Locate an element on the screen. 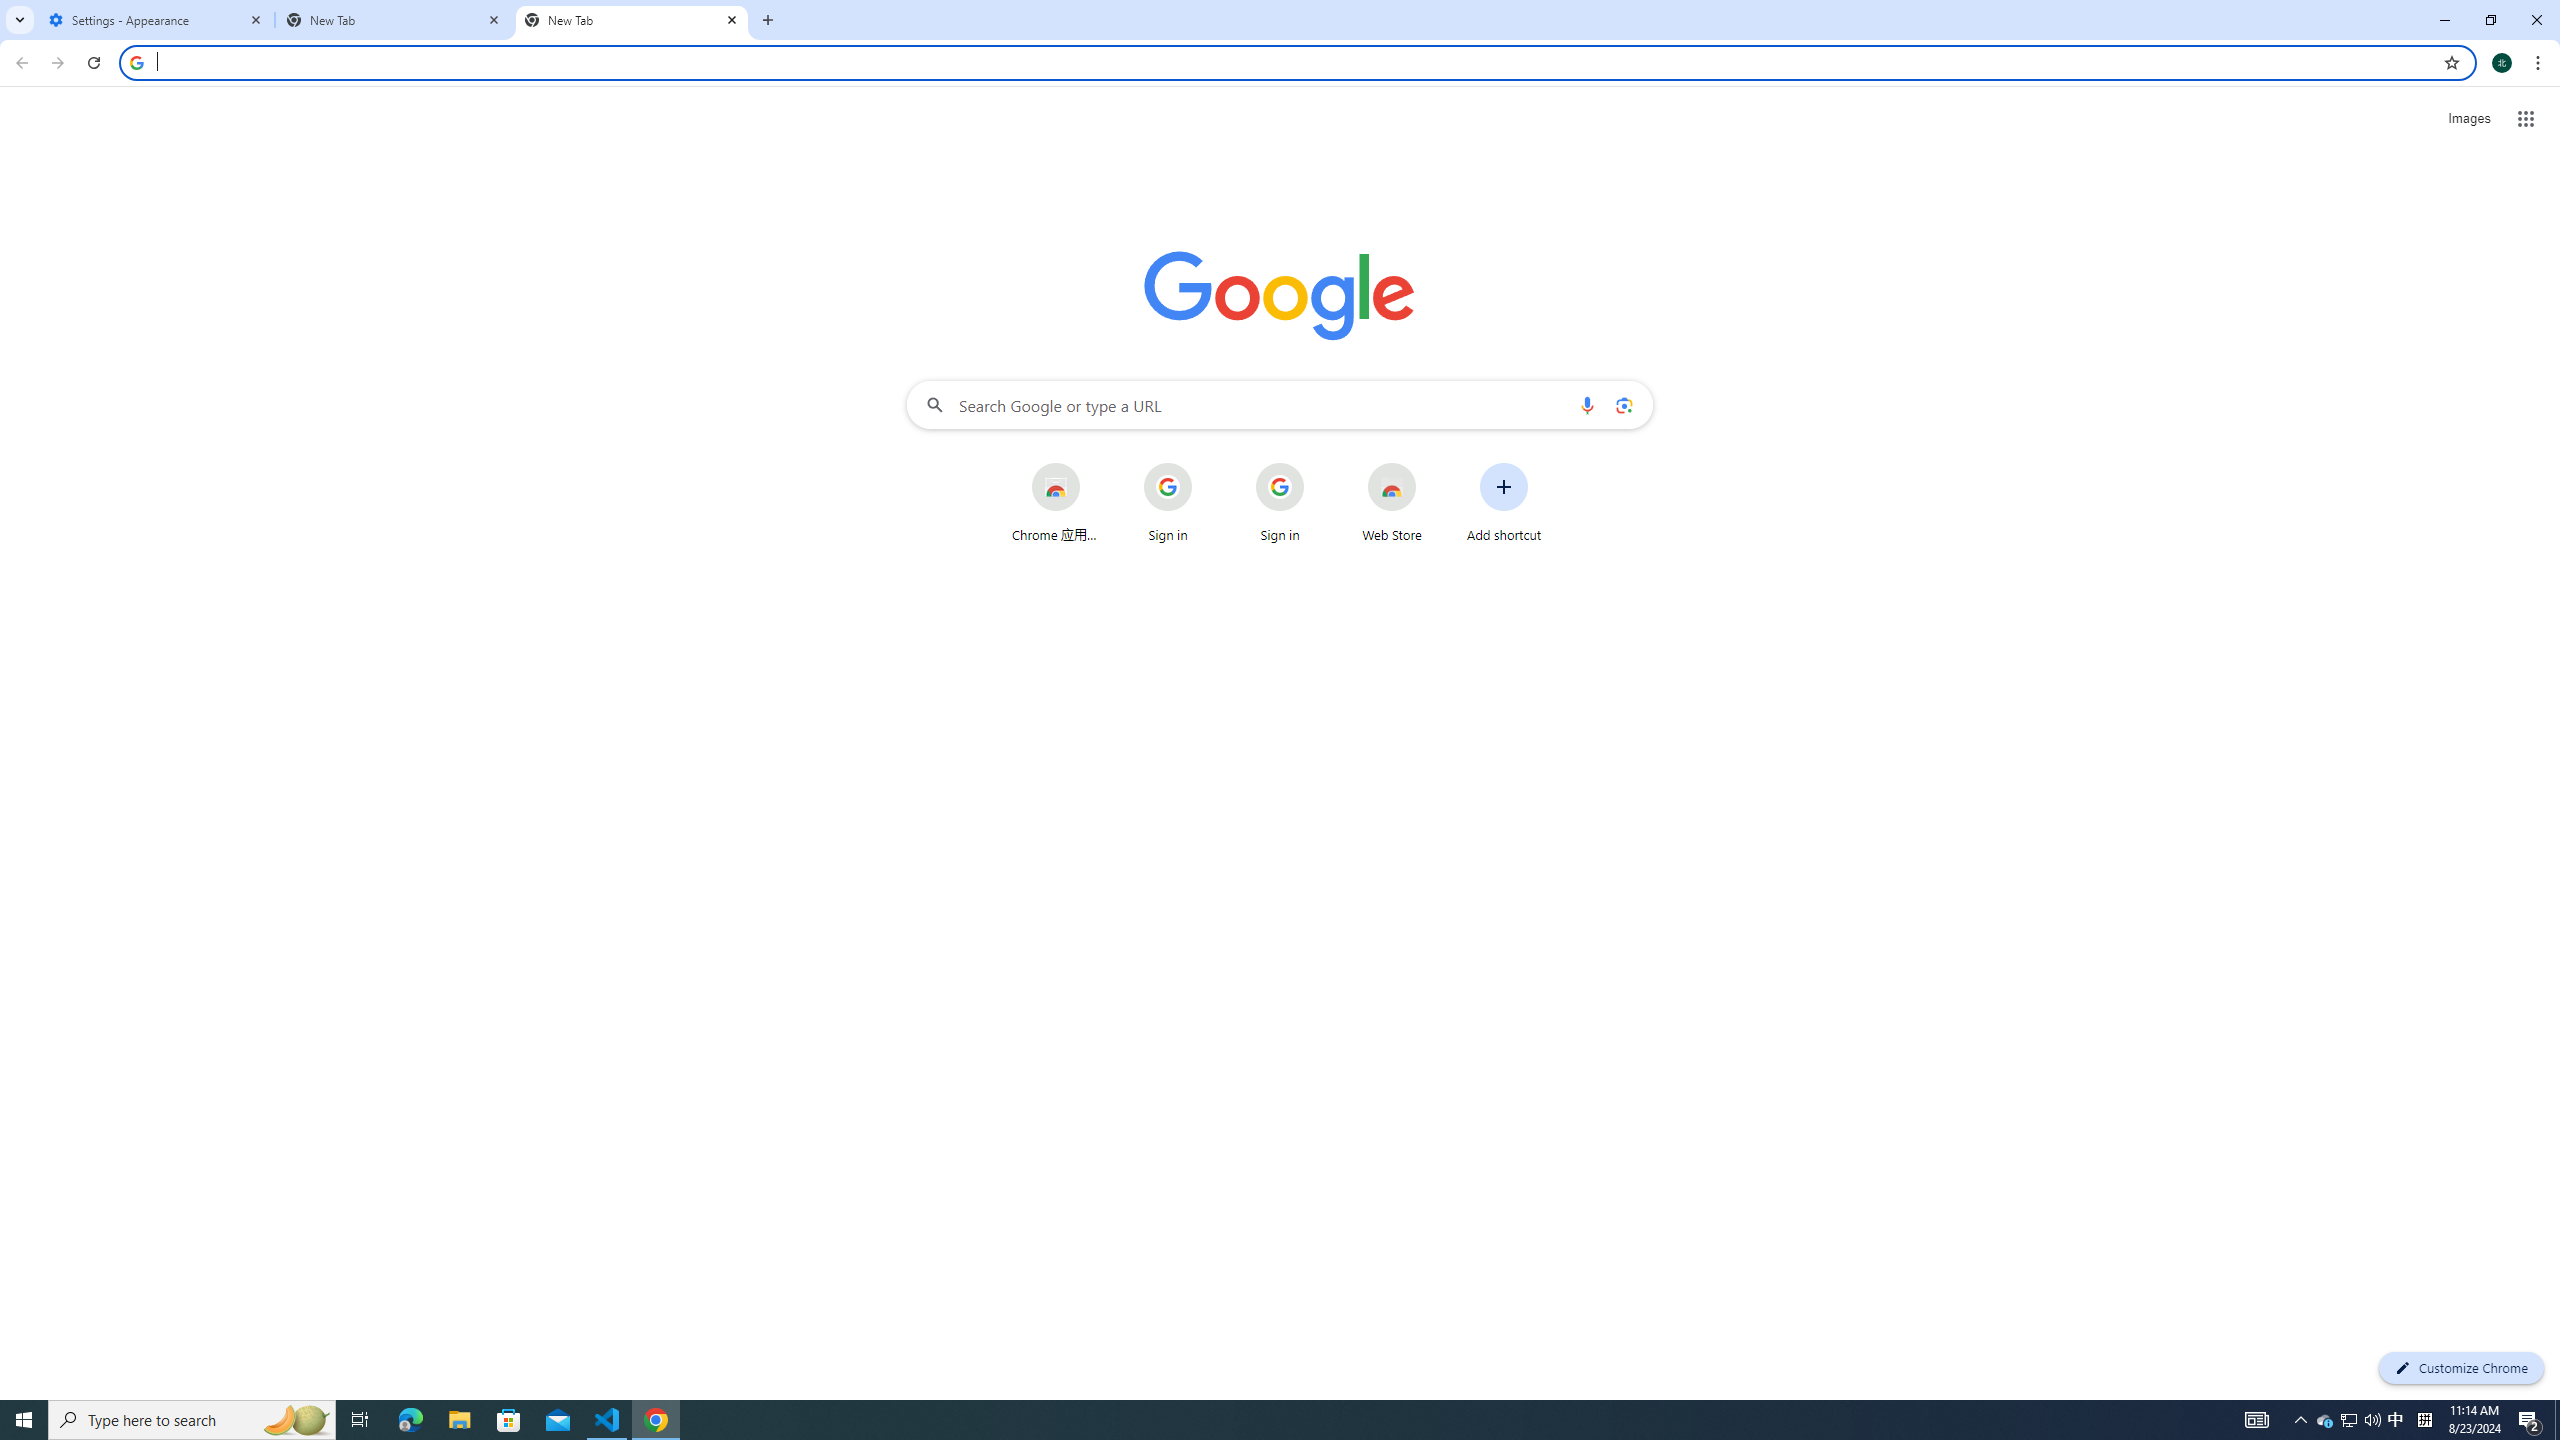 The width and height of the screenshot is (2560, 1440). 'New Tab' is located at coordinates (394, 19).